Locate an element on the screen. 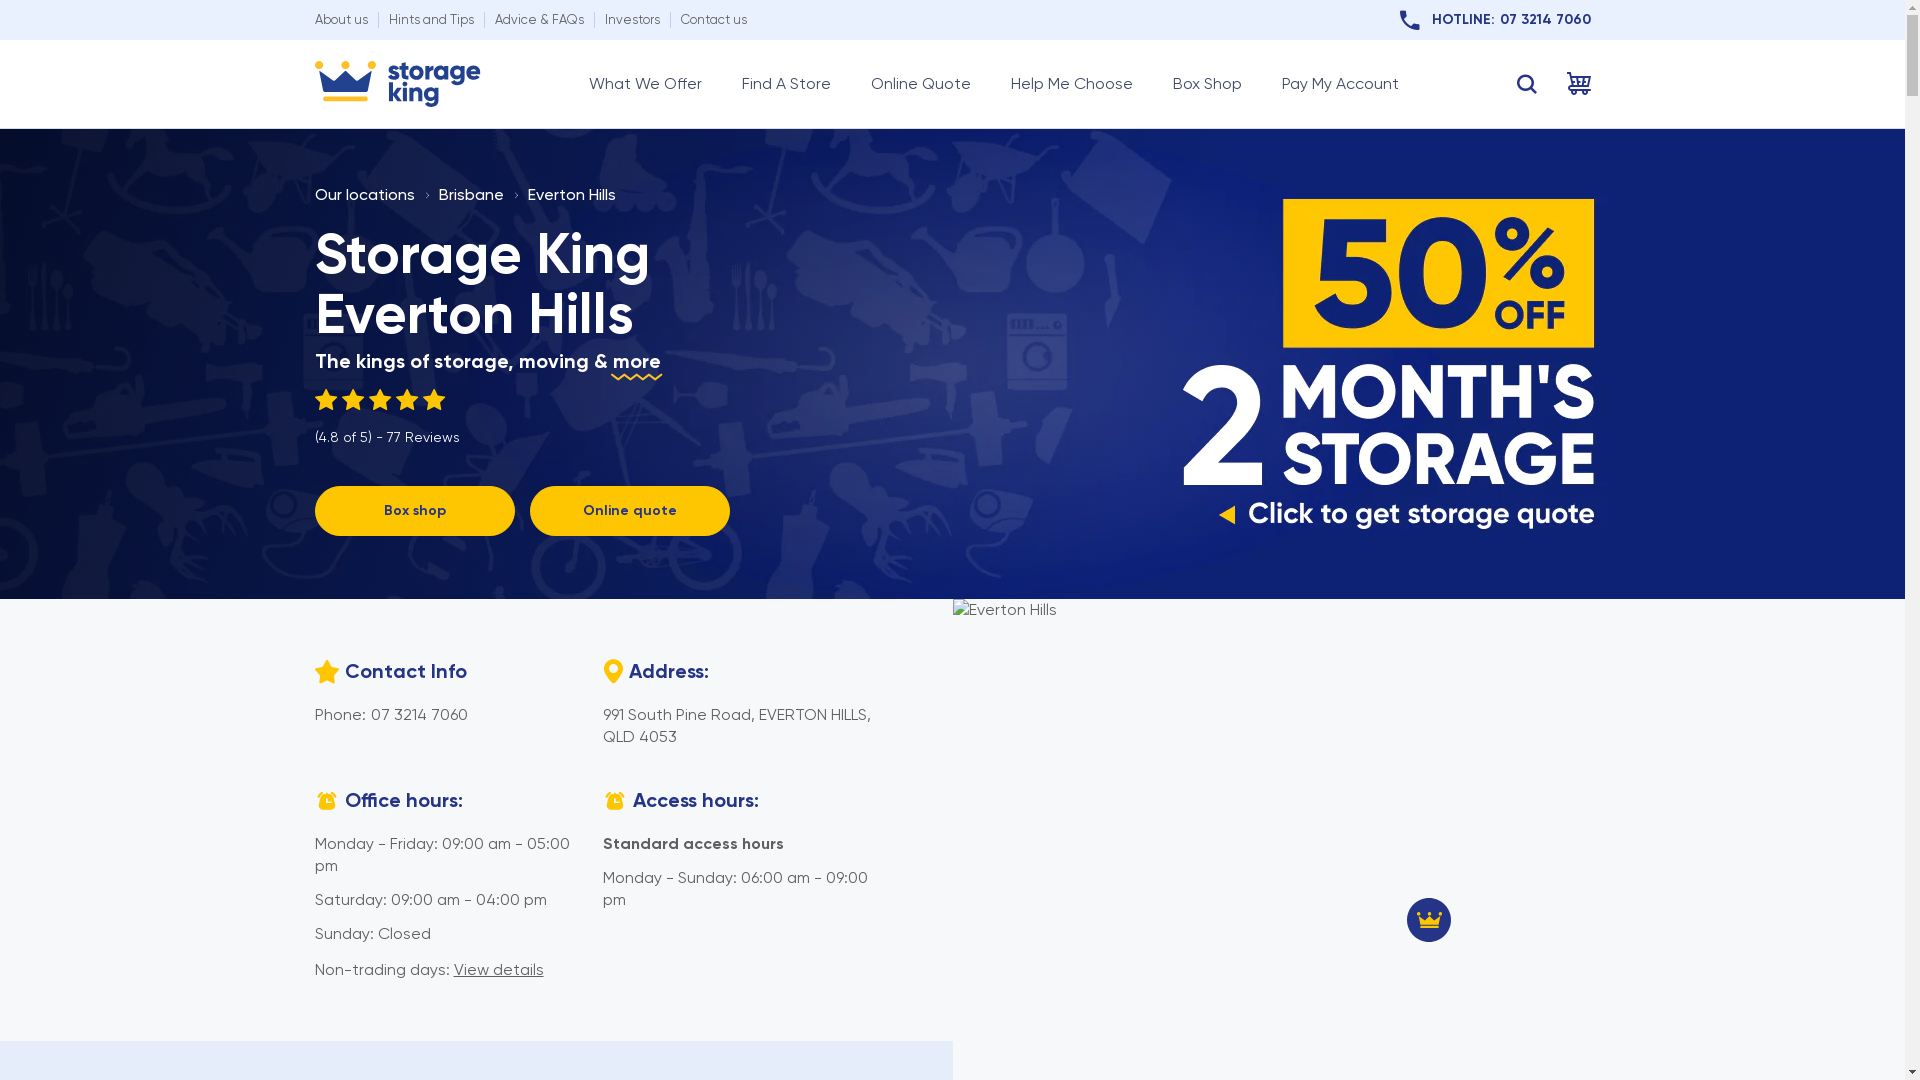 The image size is (1920, 1080). 'Find A Store' is located at coordinates (785, 83).